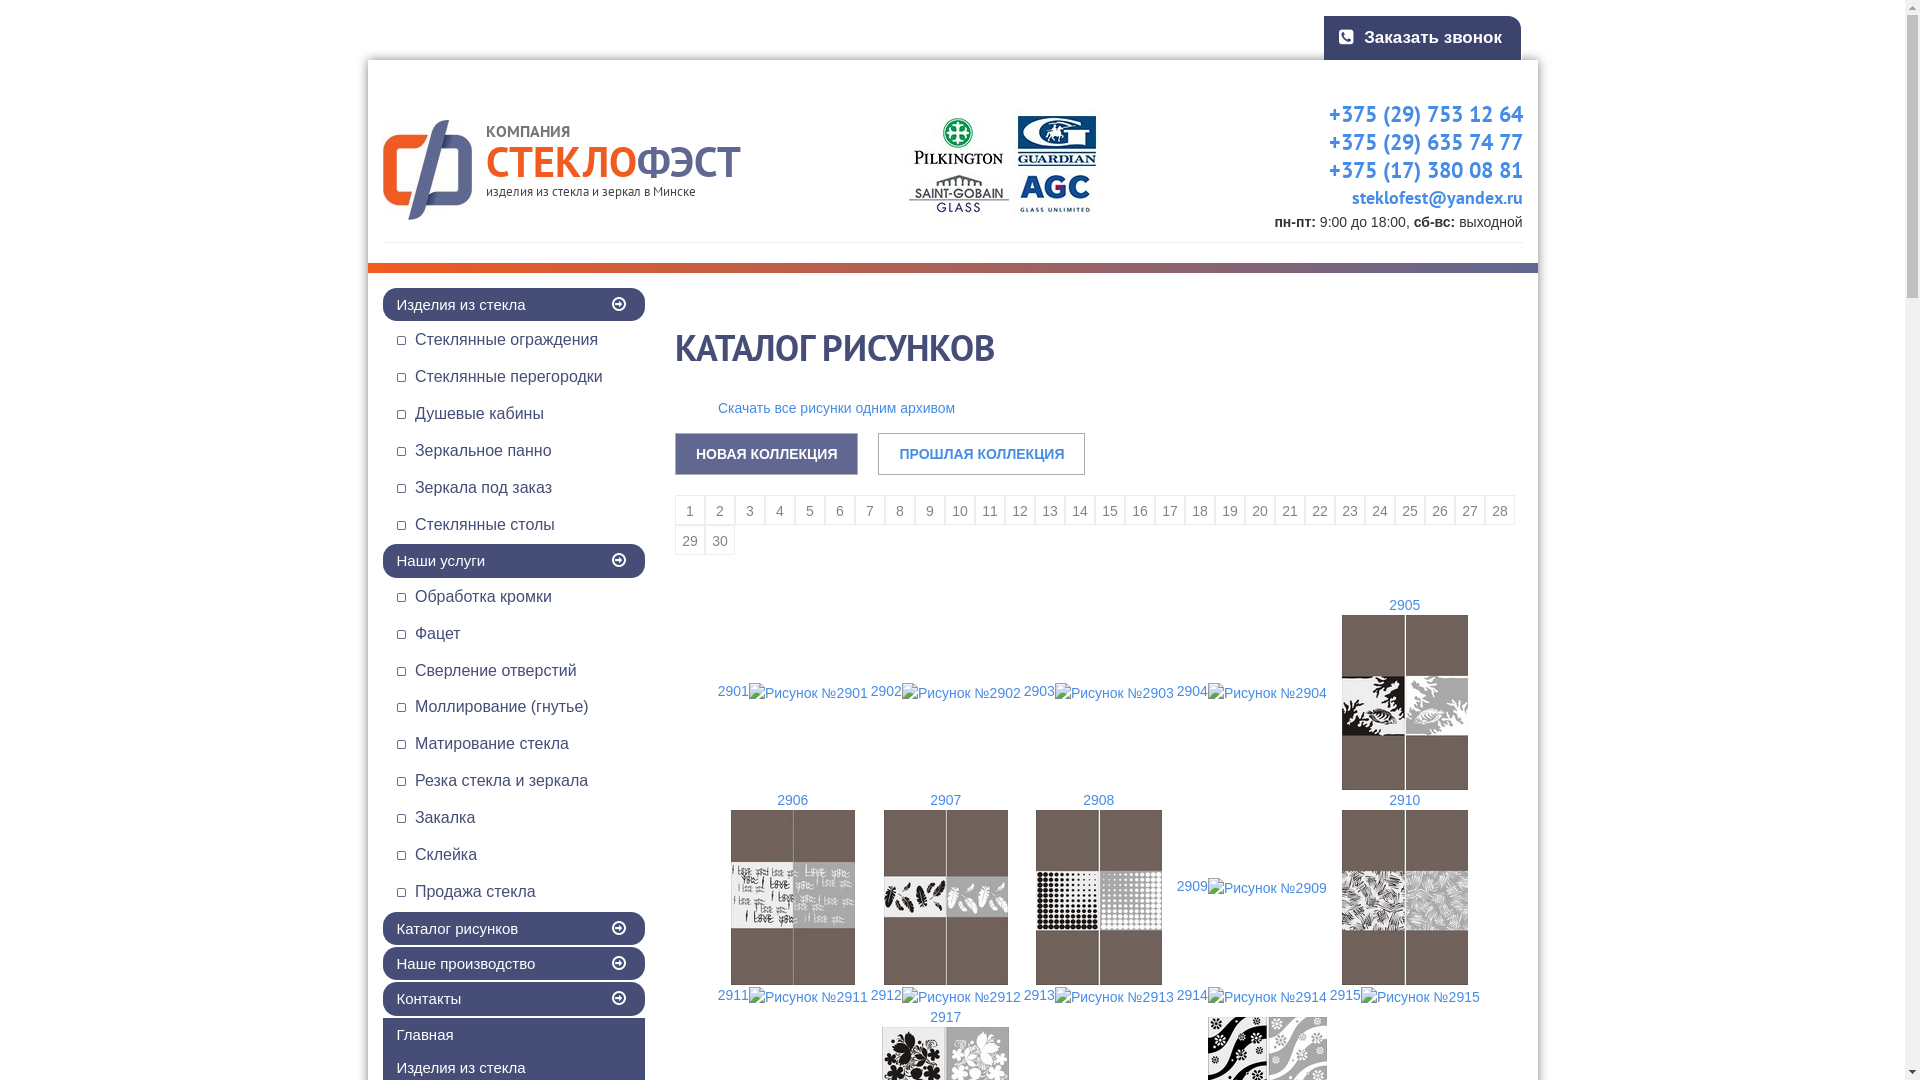 This screenshot has height=1080, width=1920. I want to click on '2914', so click(1250, 995).